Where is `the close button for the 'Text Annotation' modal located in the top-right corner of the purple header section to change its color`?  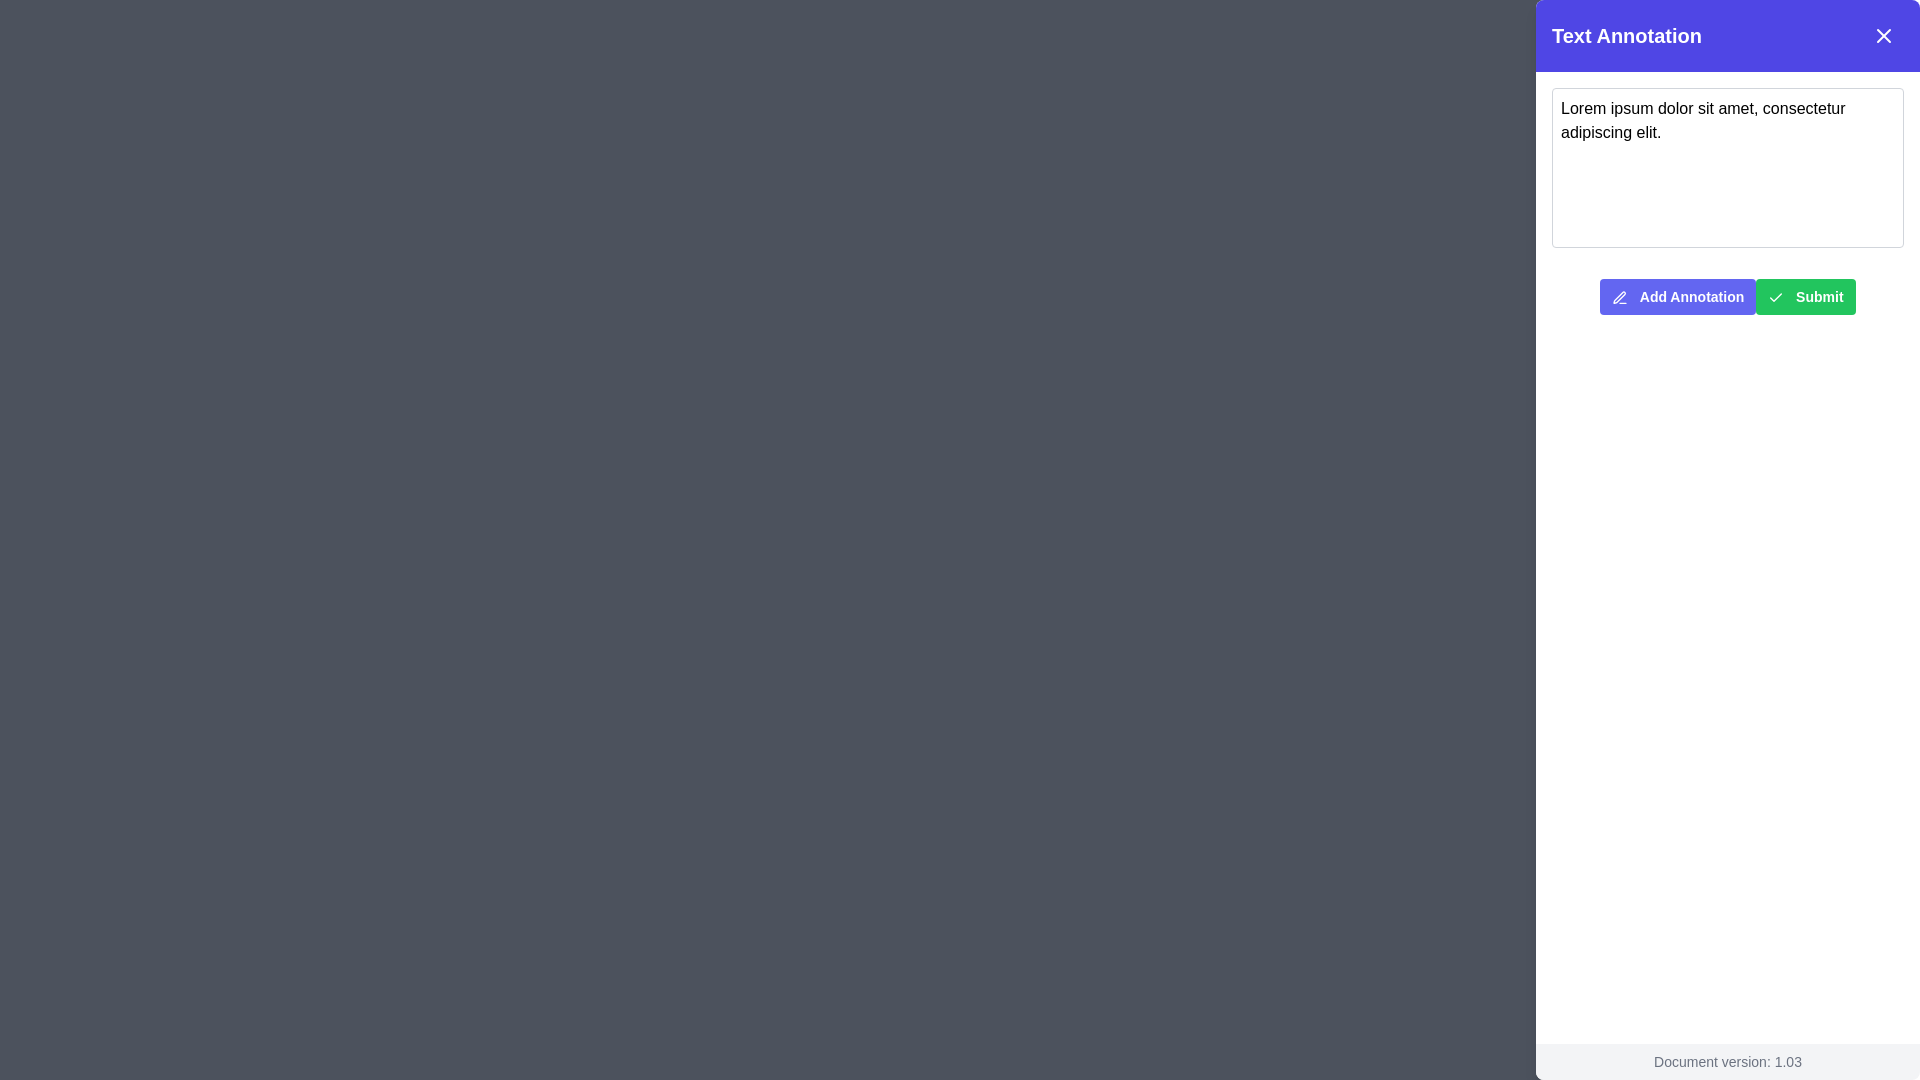 the close button for the 'Text Annotation' modal located in the top-right corner of the purple header section to change its color is located at coordinates (1882, 35).